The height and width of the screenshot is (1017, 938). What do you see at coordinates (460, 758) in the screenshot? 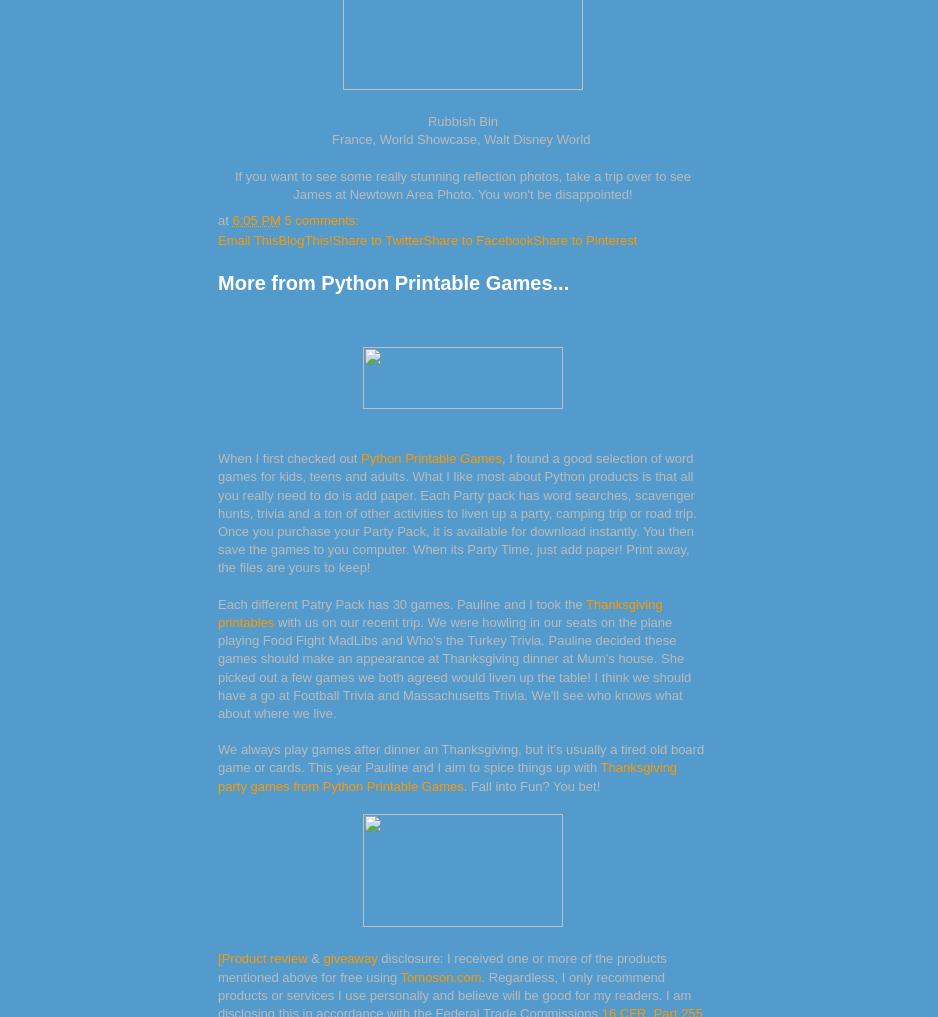
I see `'We always play games after dinner an Thanksgiving, but it's usually a tired old board game or cards. This year Pauline and I aim to spice things up with'` at bounding box center [460, 758].